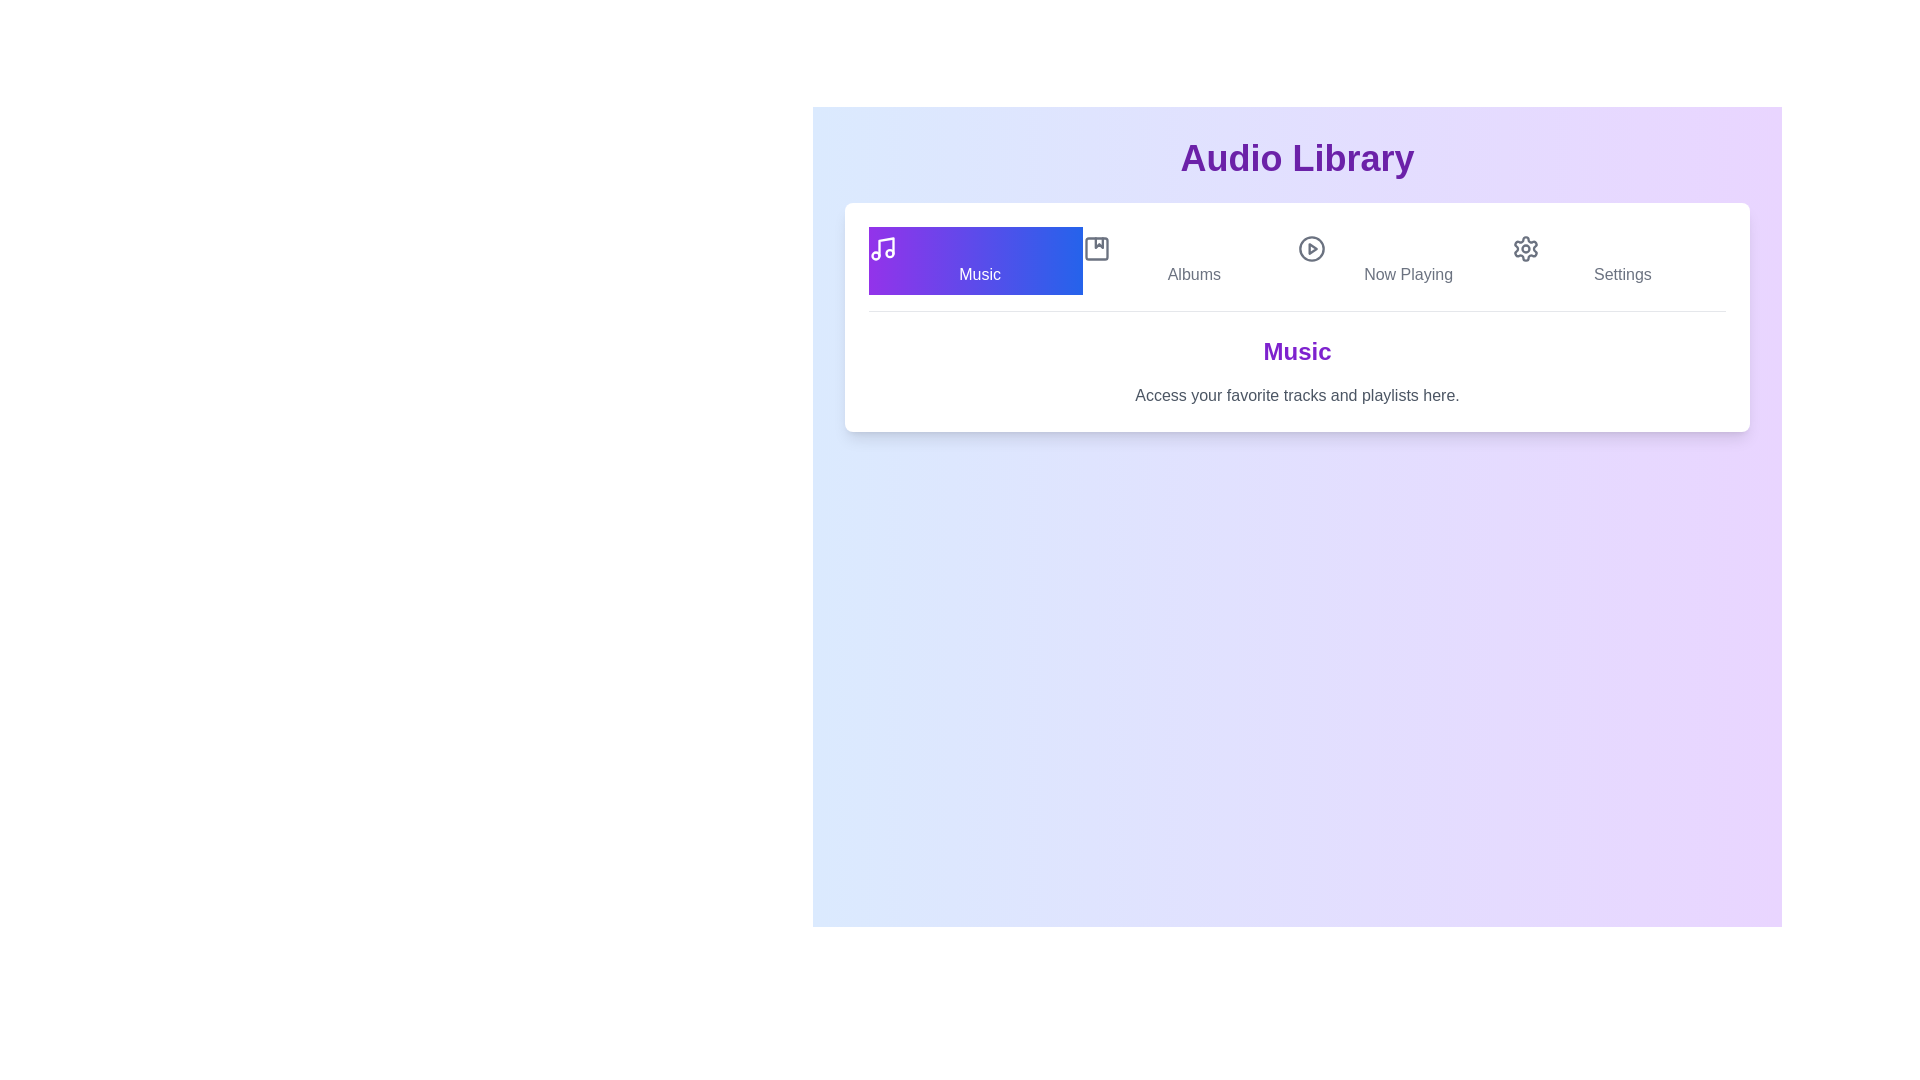 This screenshot has height=1080, width=1920. Describe the element at coordinates (1524, 248) in the screenshot. I see `the gear icon` at that location.